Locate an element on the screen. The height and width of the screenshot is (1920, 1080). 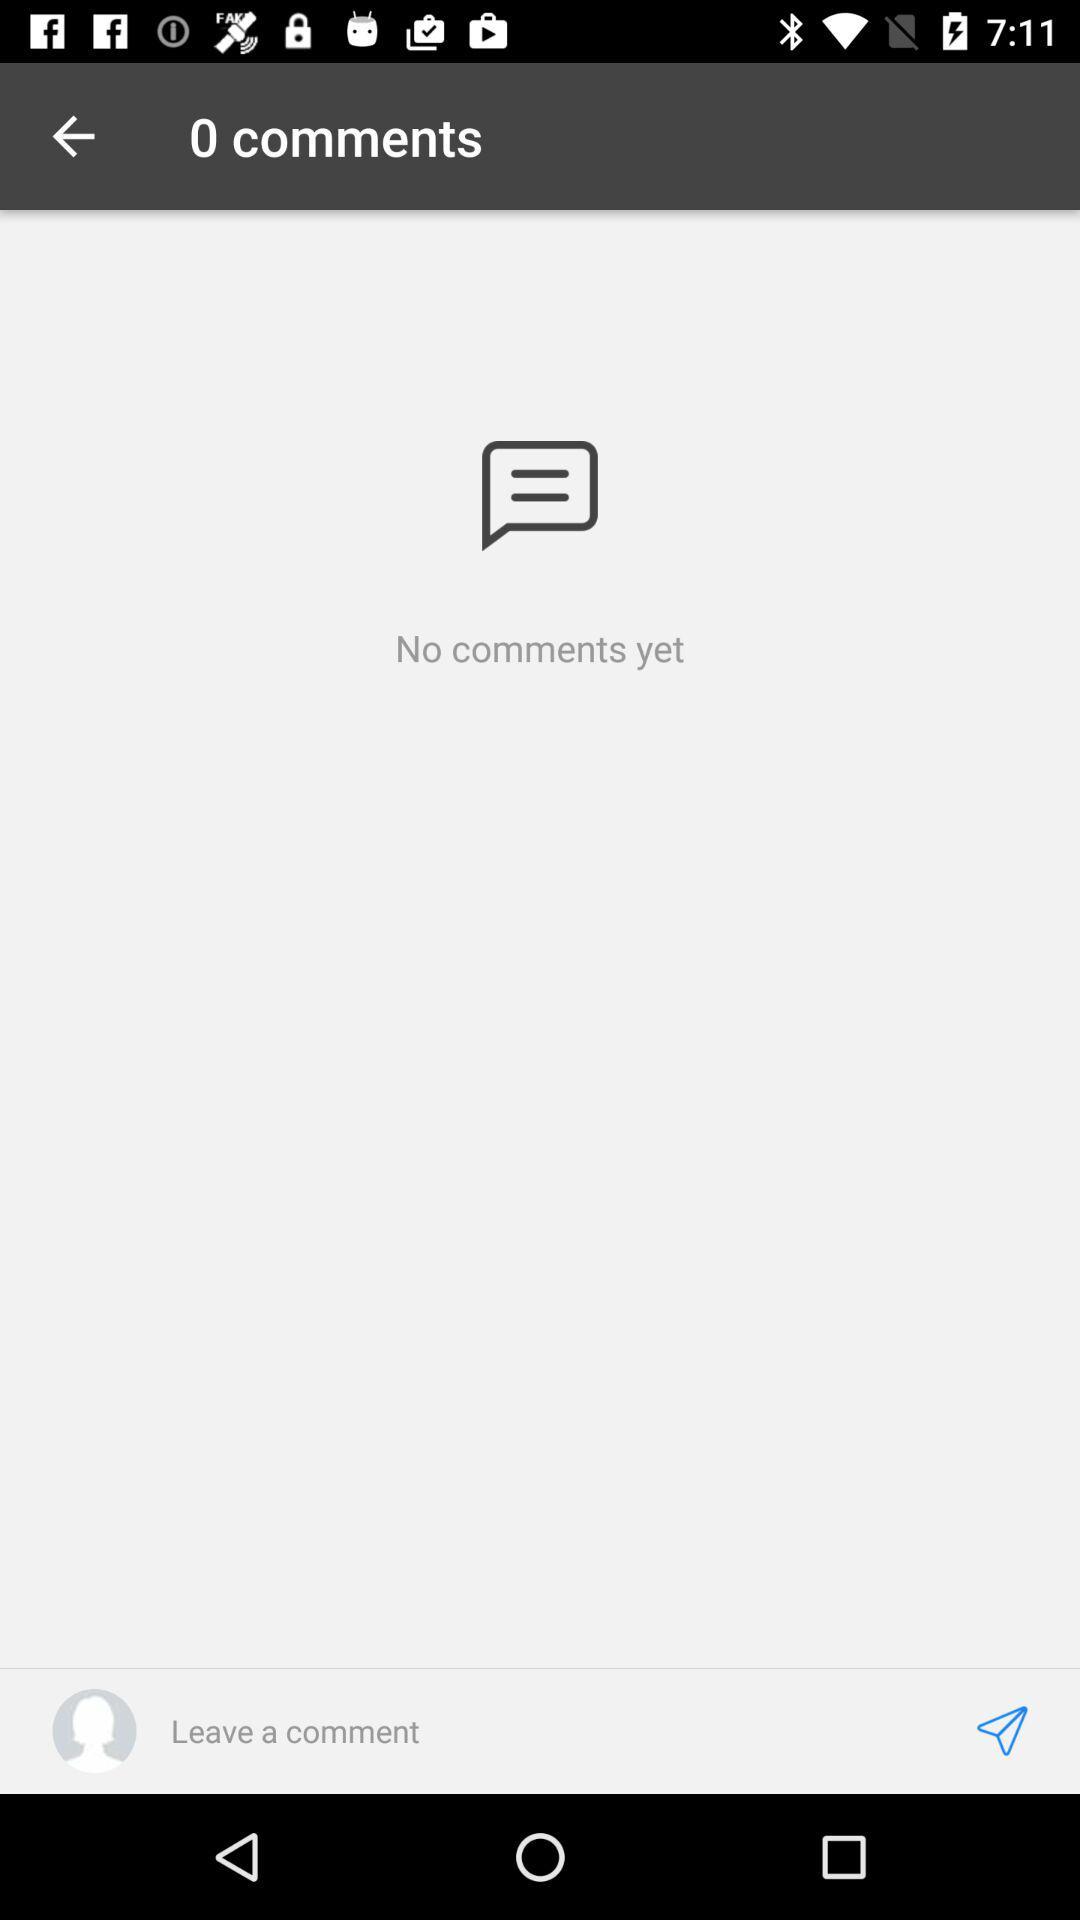
item to the left of 0 comments is located at coordinates (72, 135).